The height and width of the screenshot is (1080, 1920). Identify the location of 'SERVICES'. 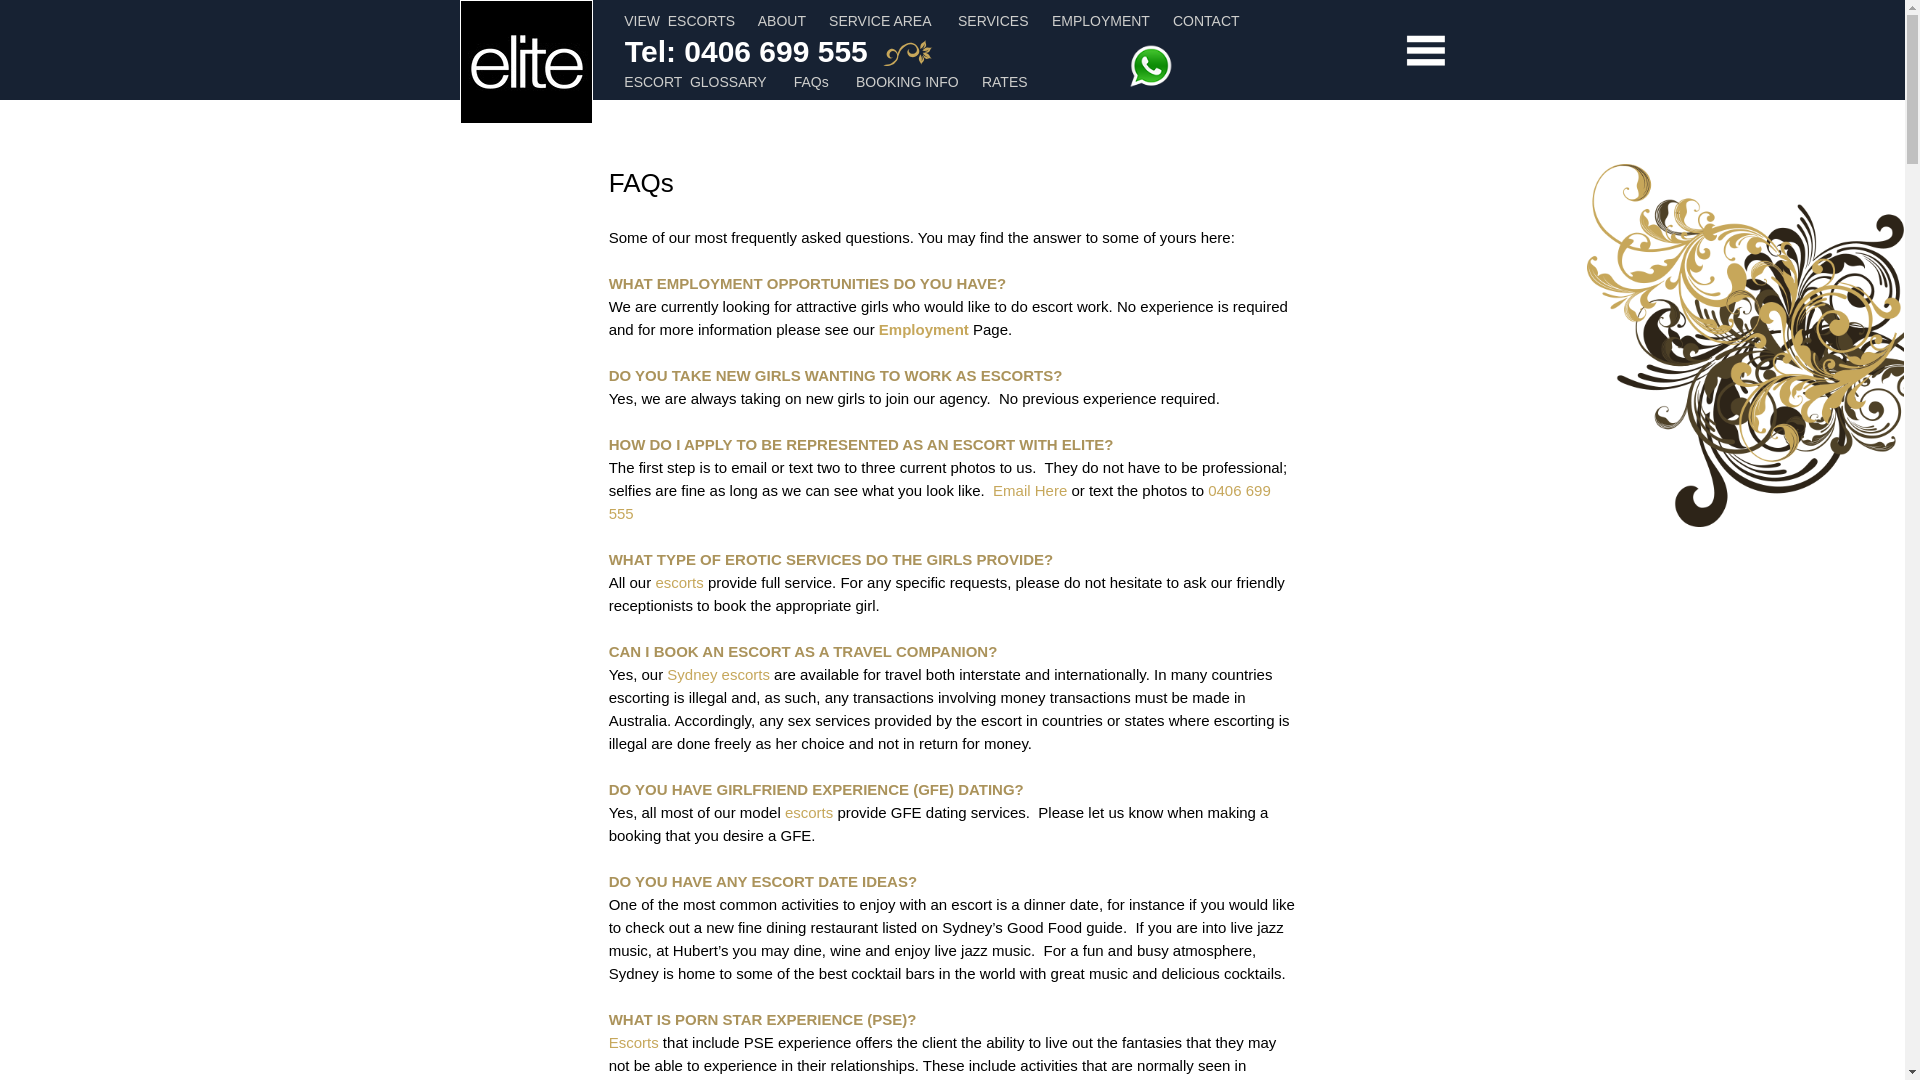
(993, 20).